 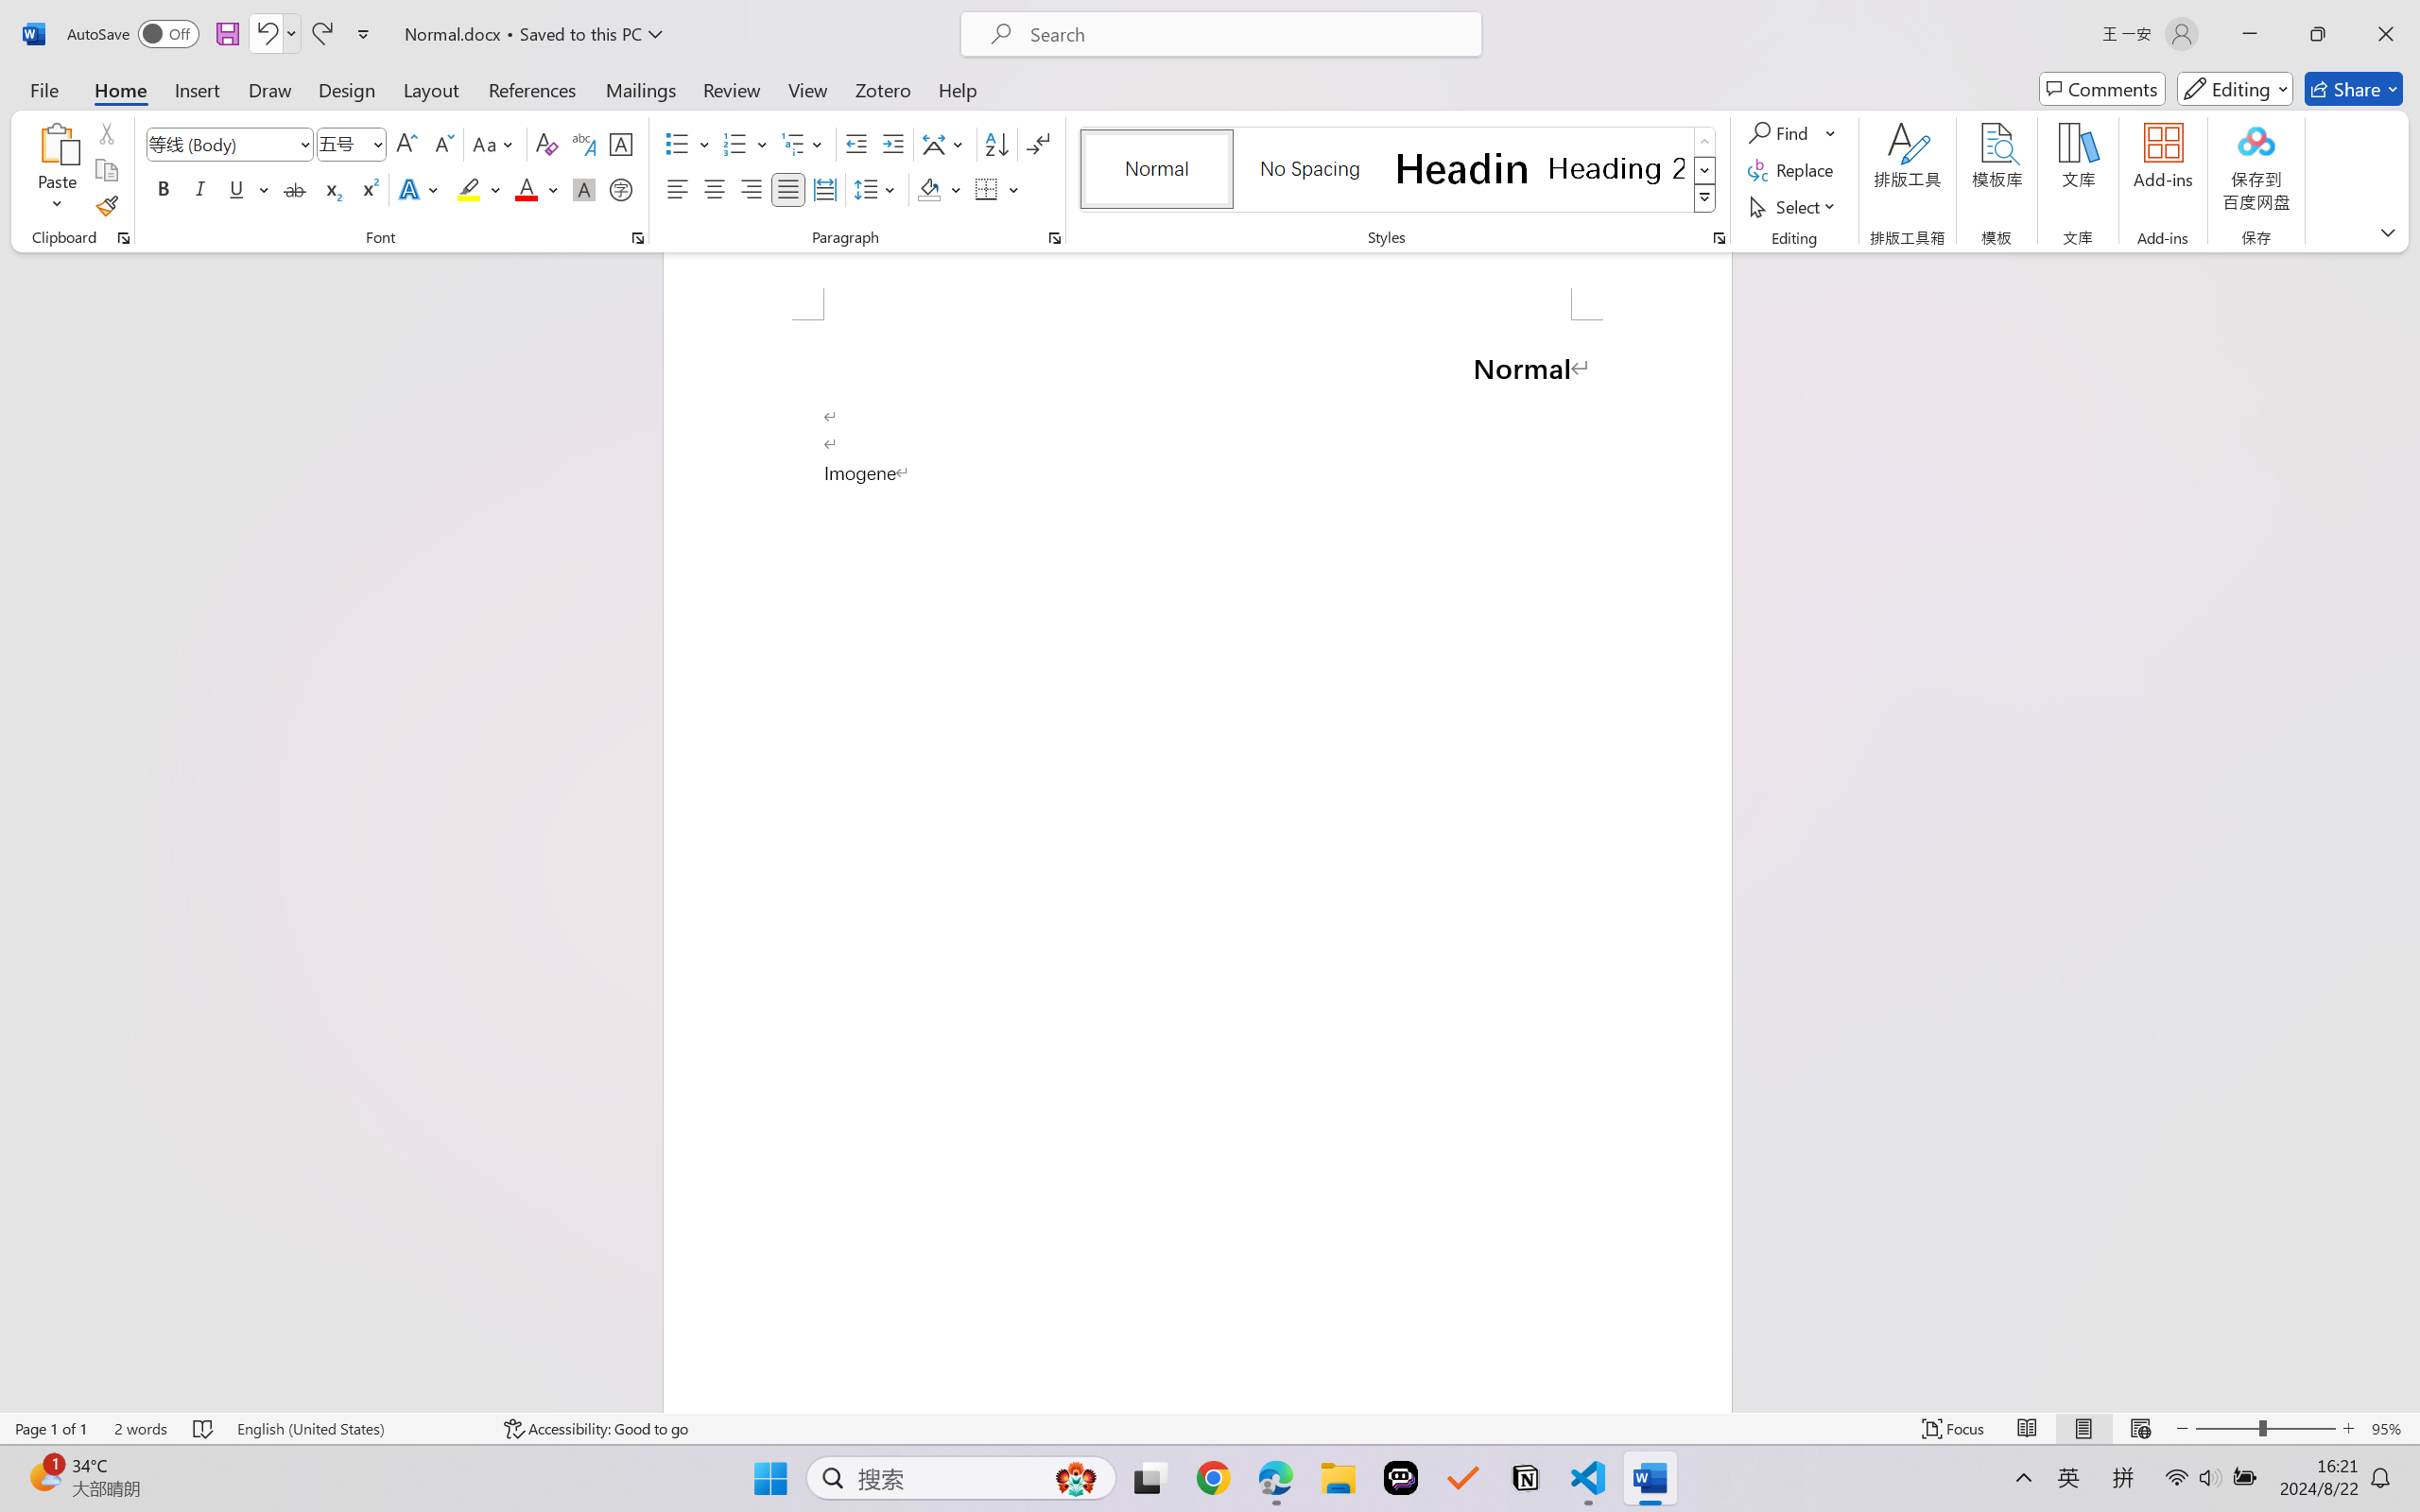 I want to click on 'AutomationID: QuickStylesGallery', so click(x=1397, y=170).